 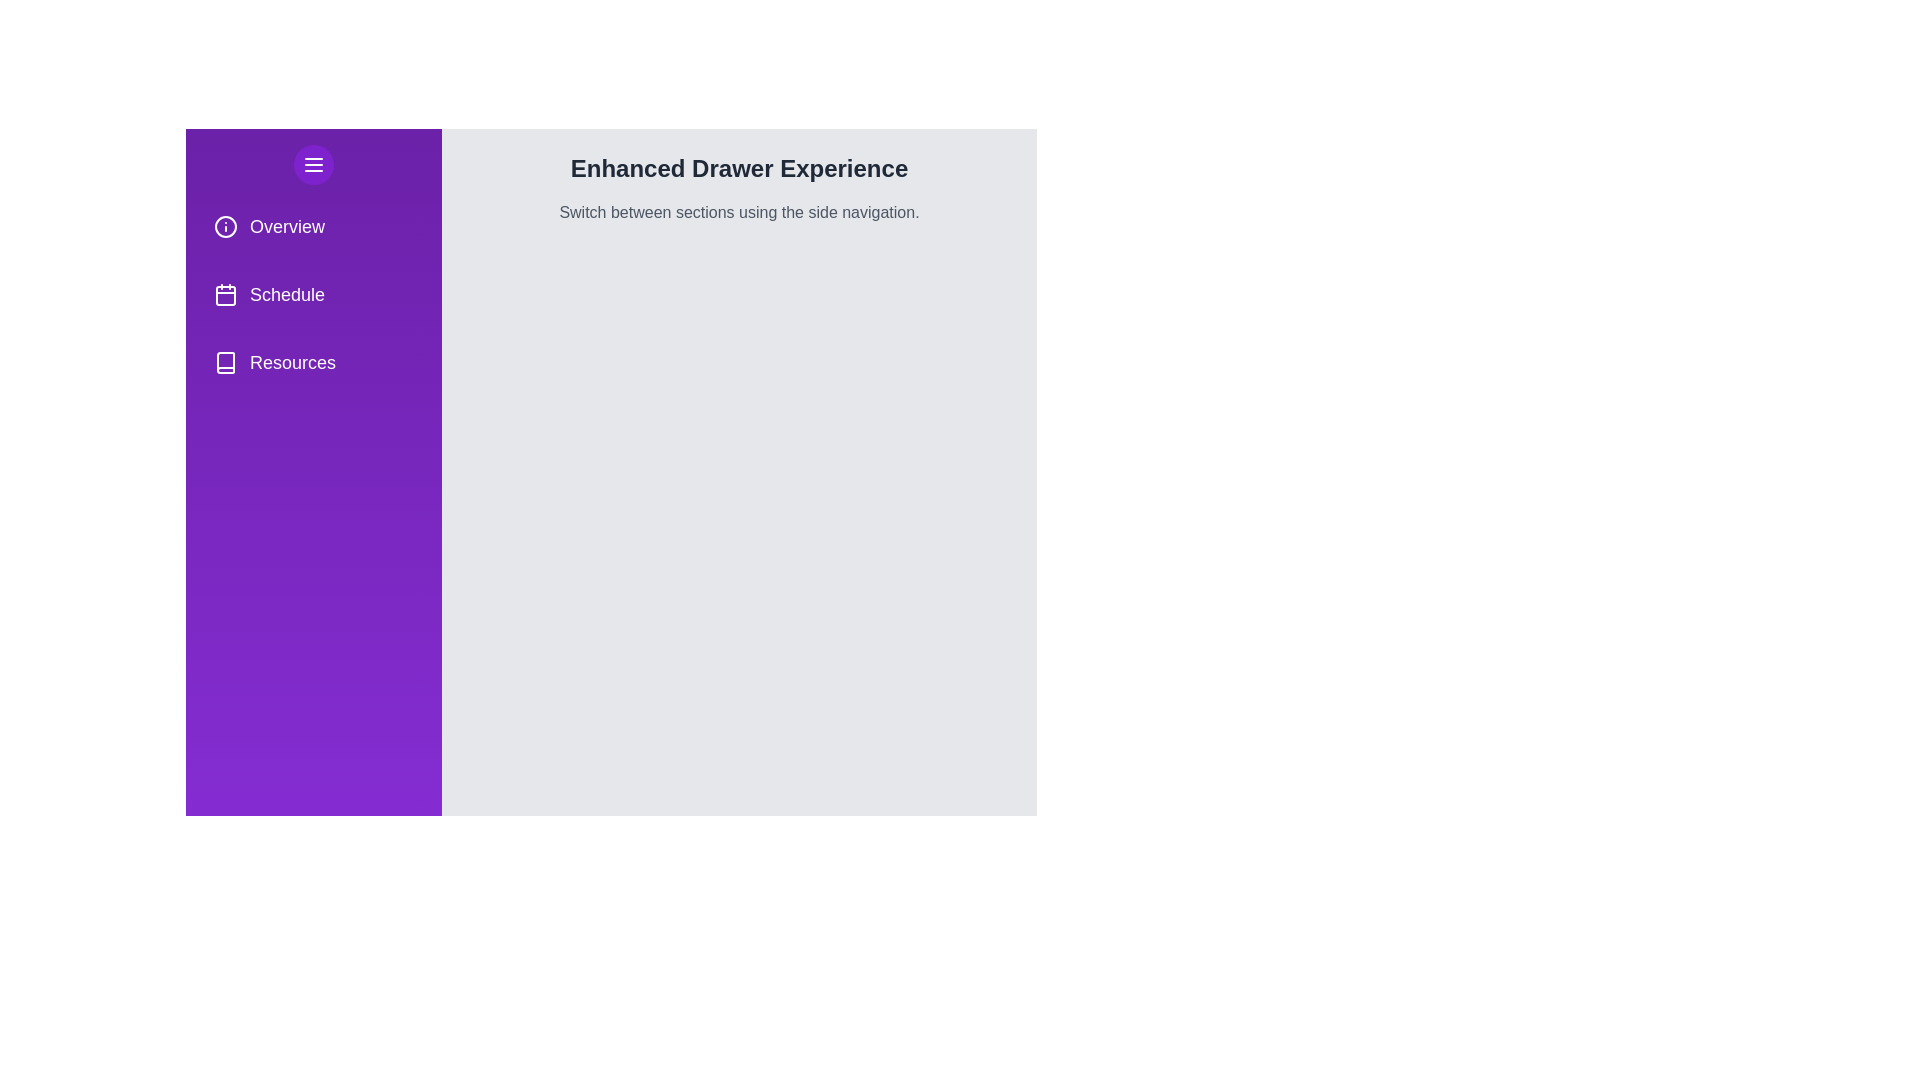 I want to click on the navigation menu item Overview, so click(x=312, y=226).